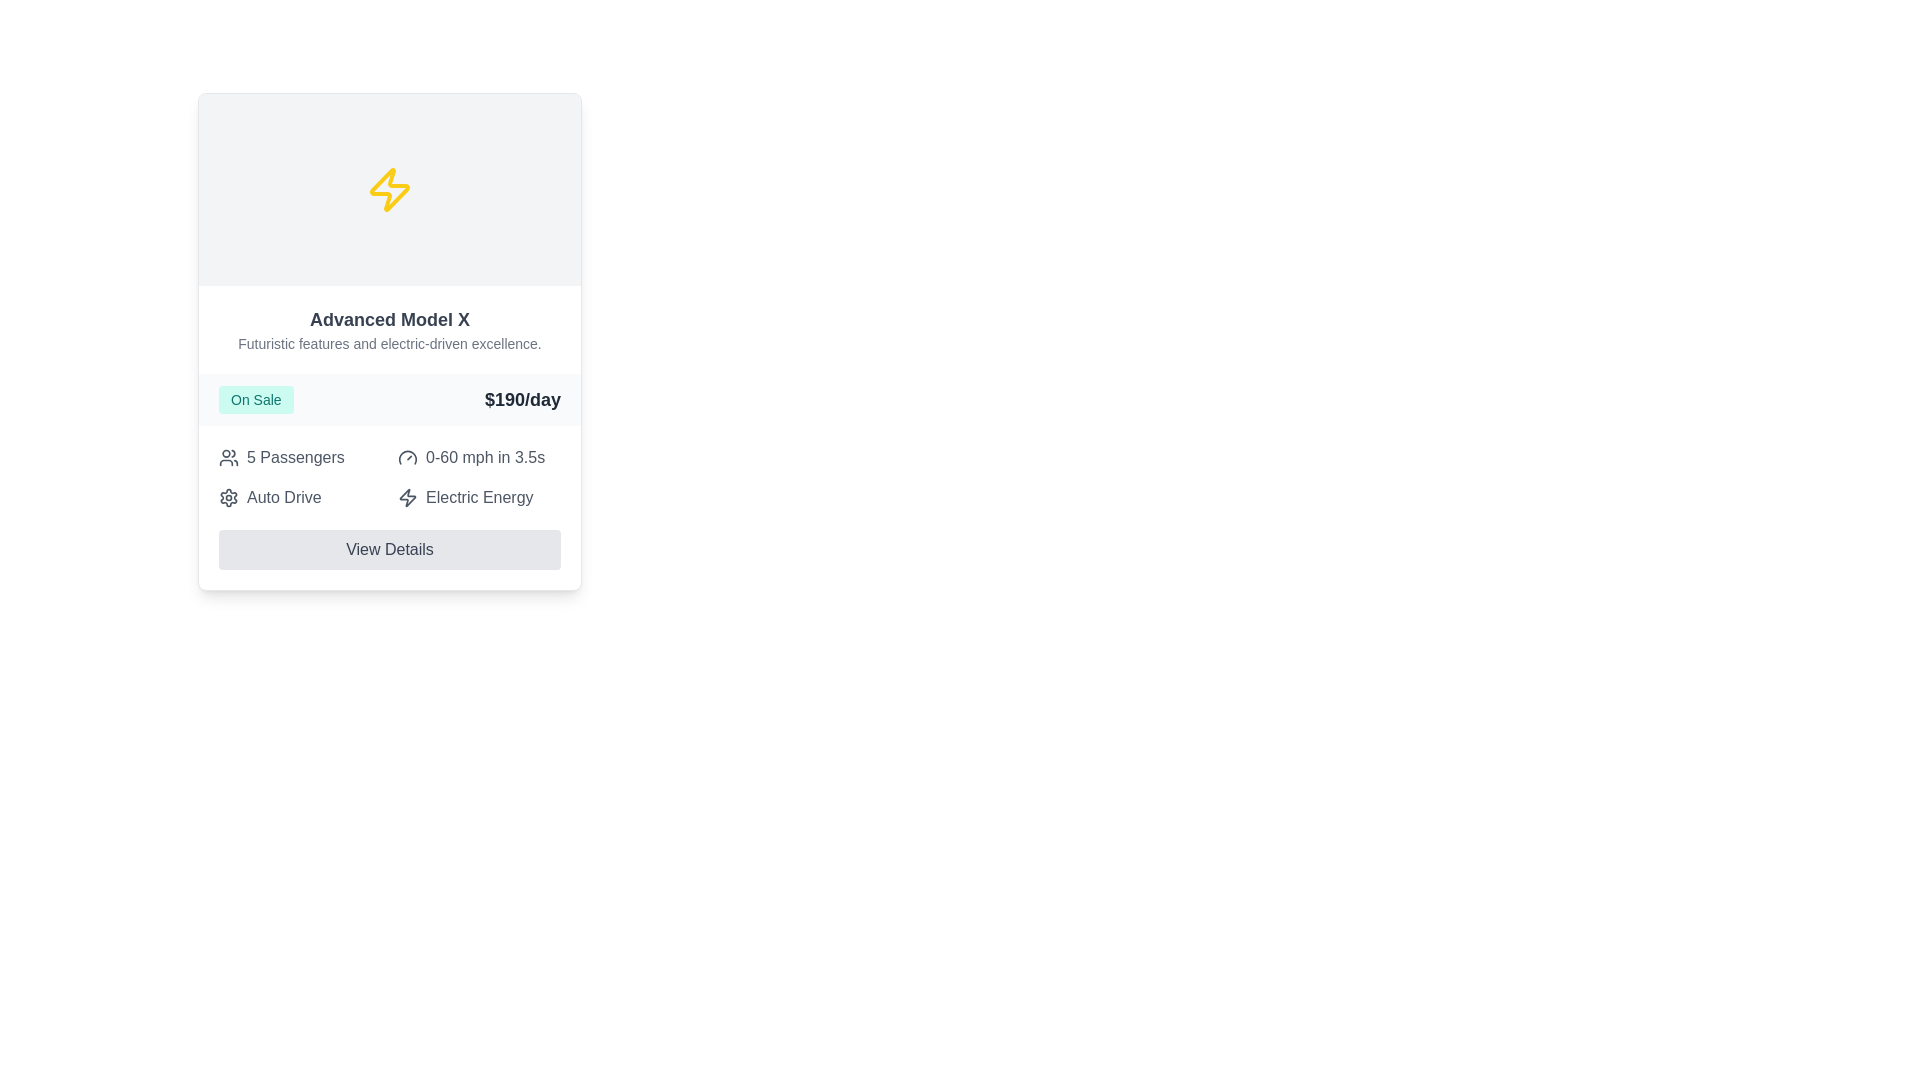  I want to click on the text with icon displaying '0-60 mph in 3.5s', which is part of a descriptive attribute group located in the right column of a two-column grid, so click(478, 458).